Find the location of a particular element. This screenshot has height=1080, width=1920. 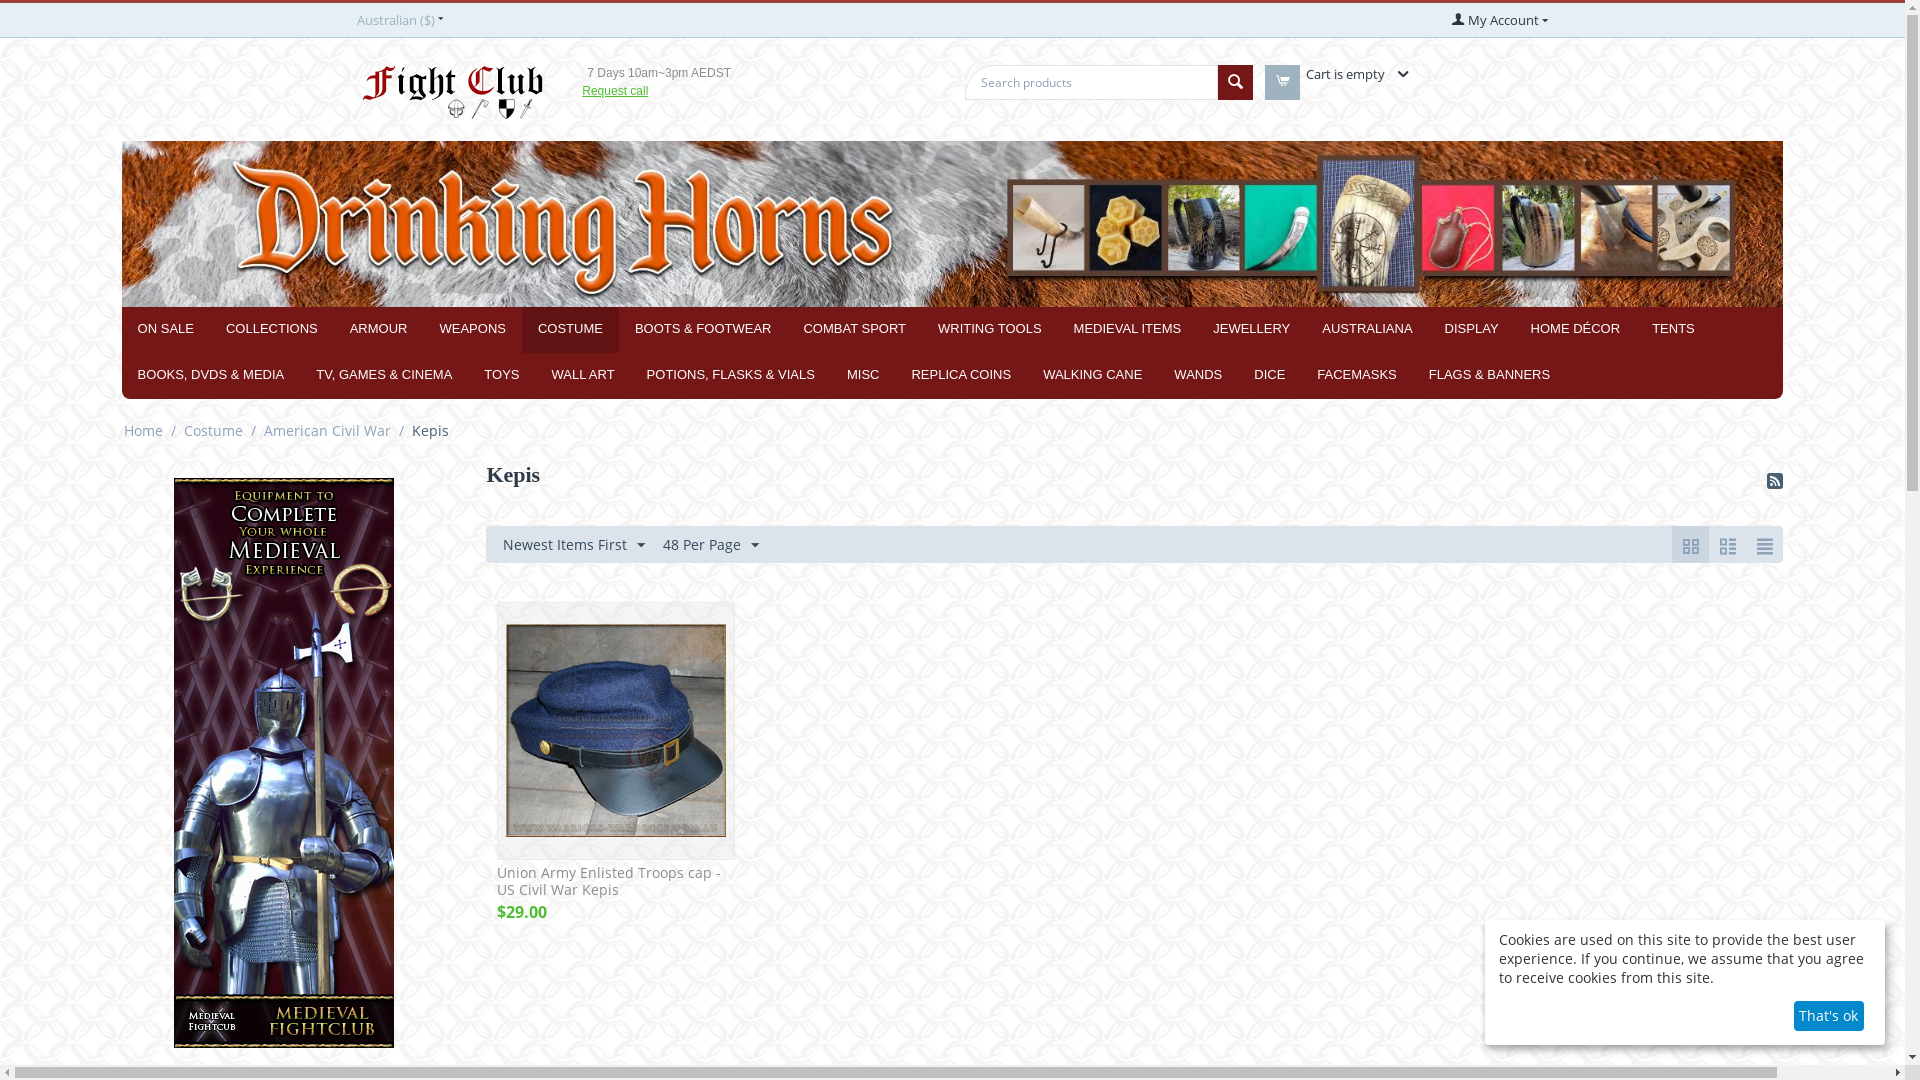

'BOOKS, DVDS & MEDIA' is located at coordinates (211, 375).